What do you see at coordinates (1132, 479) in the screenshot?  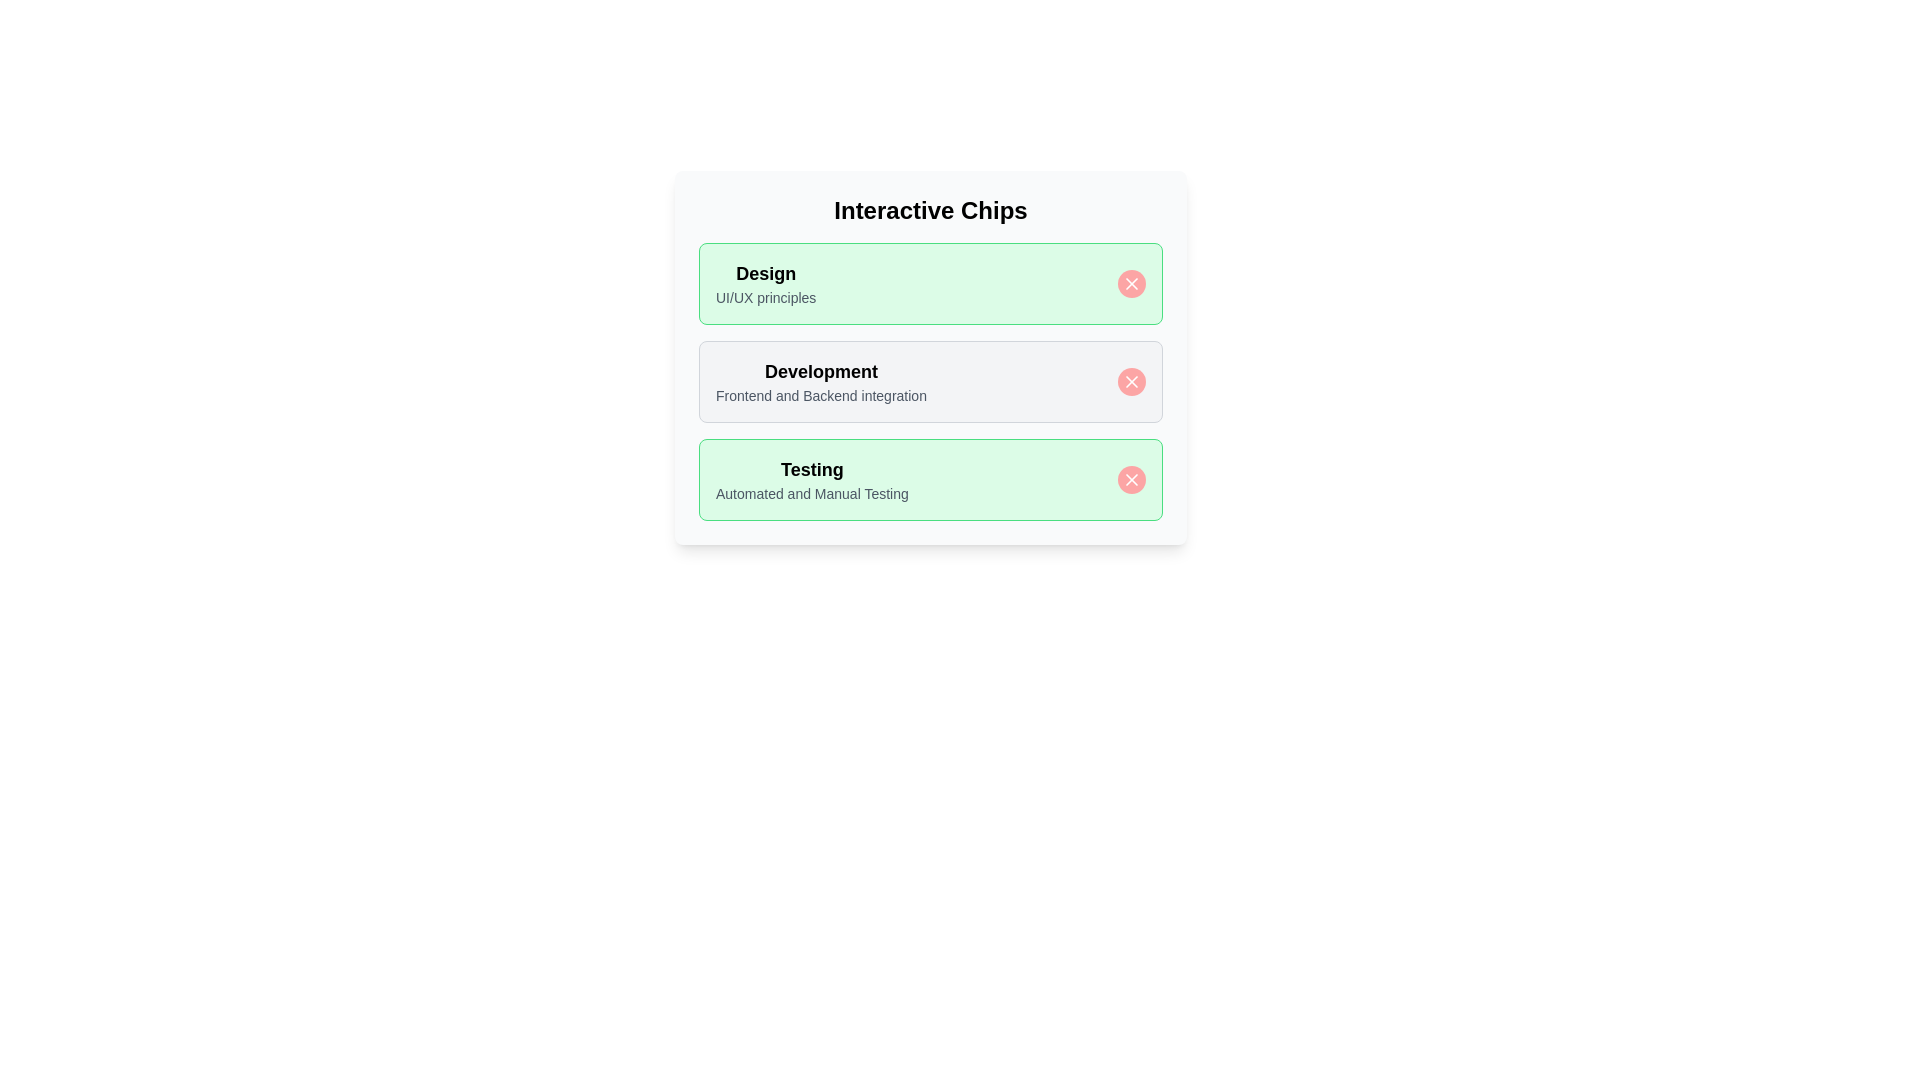 I see `close button of the chip labeled Testing` at bounding box center [1132, 479].